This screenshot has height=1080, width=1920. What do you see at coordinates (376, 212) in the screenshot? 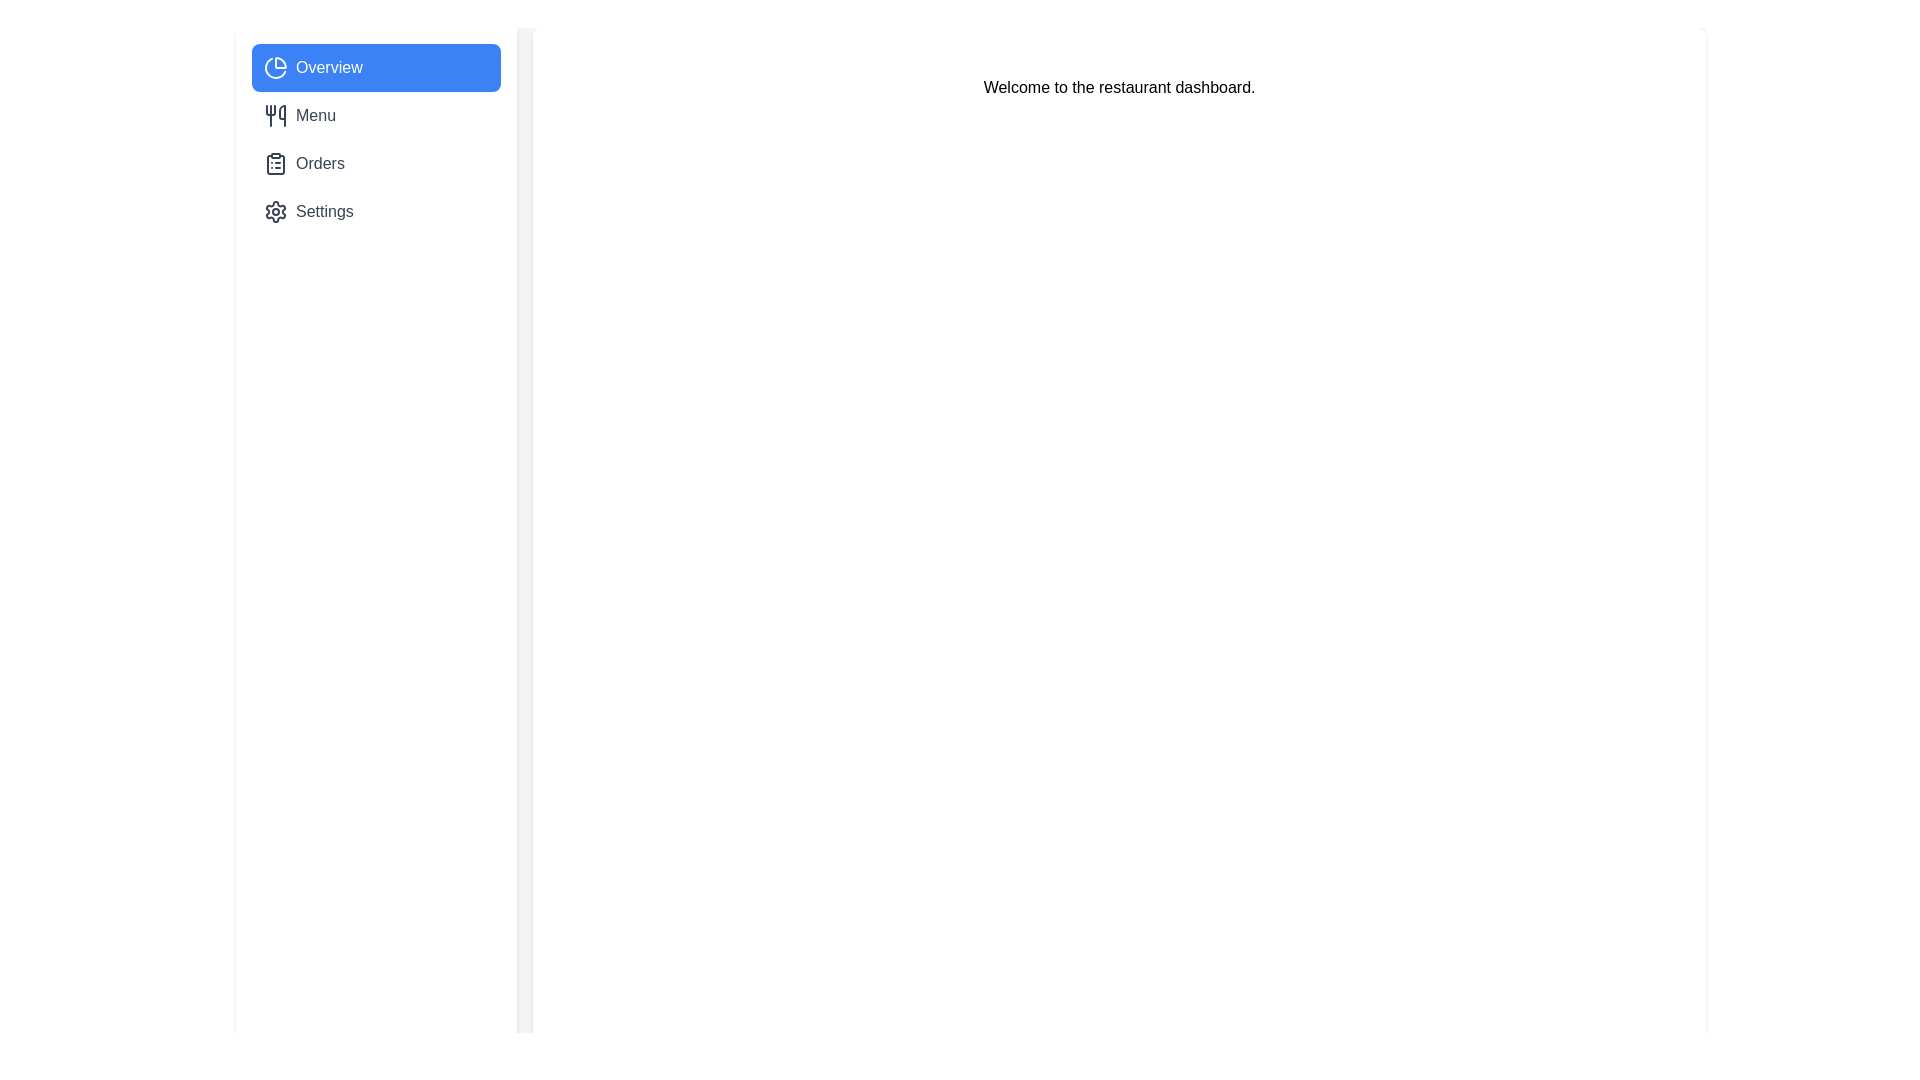
I see `the fourth button in the vertical list of options in the sidebar` at bounding box center [376, 212].